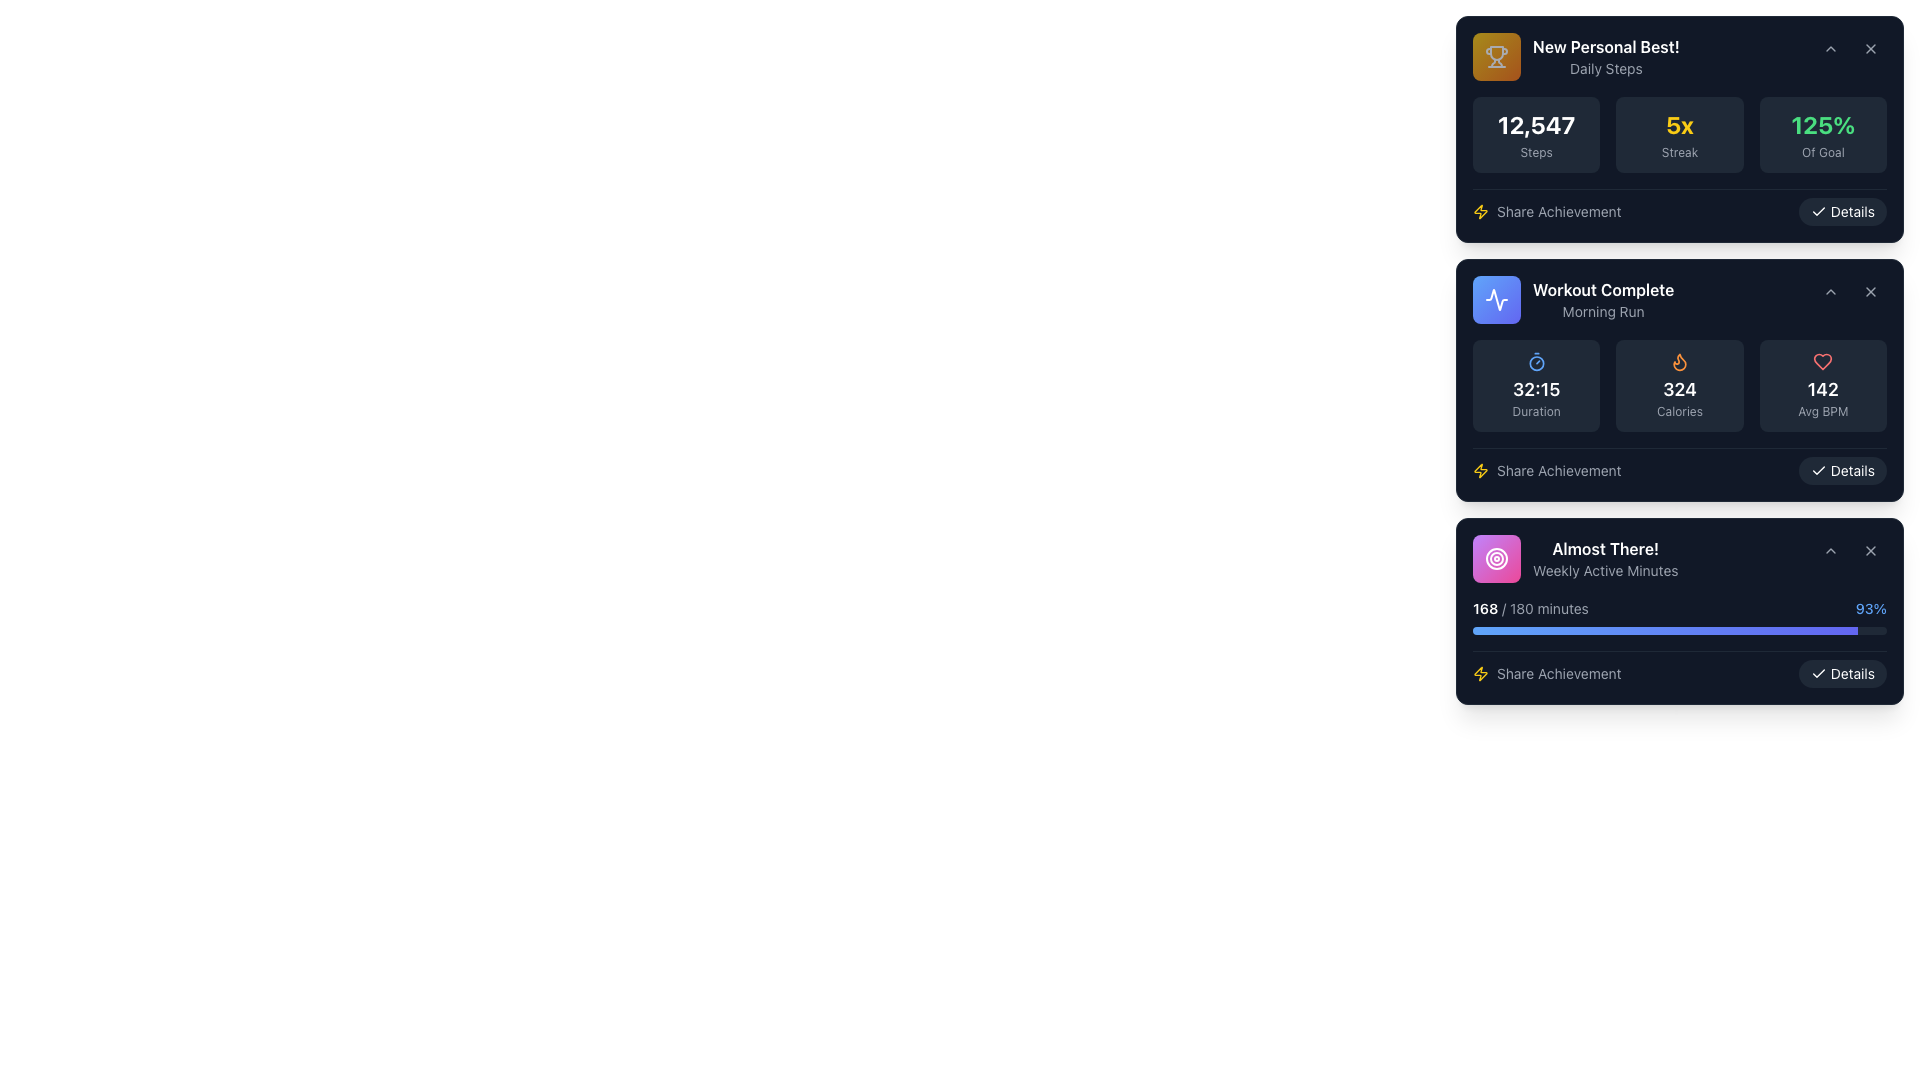 The width and height of the screenshot is (1920, 1080). Describe the element at coordinates (1680, 135) in the screenshot. I see `the static informational panel that displays a 5x multiplier streak, located in the second column of the grid layout` at that location.